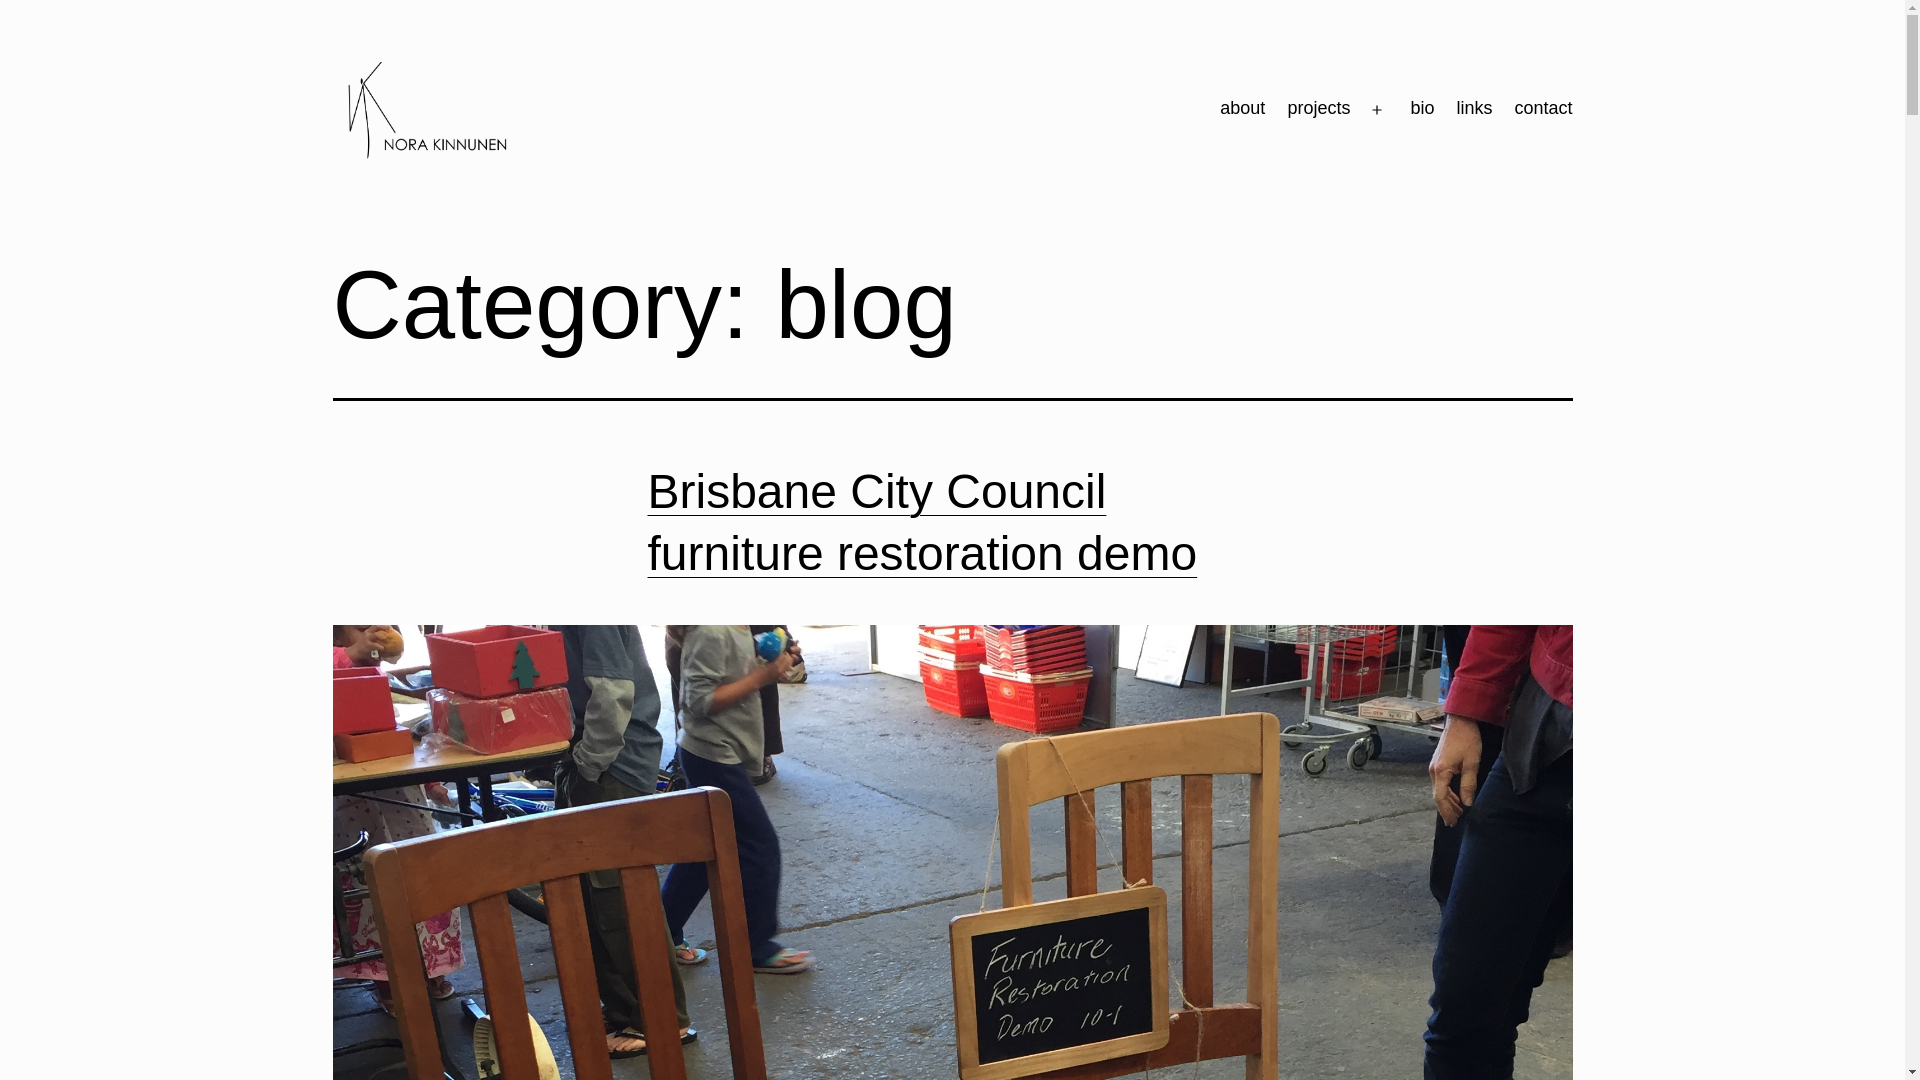 Image resolution: width=1920 pixels, height=1080 pixels. I want to click on 'bio', so click(1420, 110).